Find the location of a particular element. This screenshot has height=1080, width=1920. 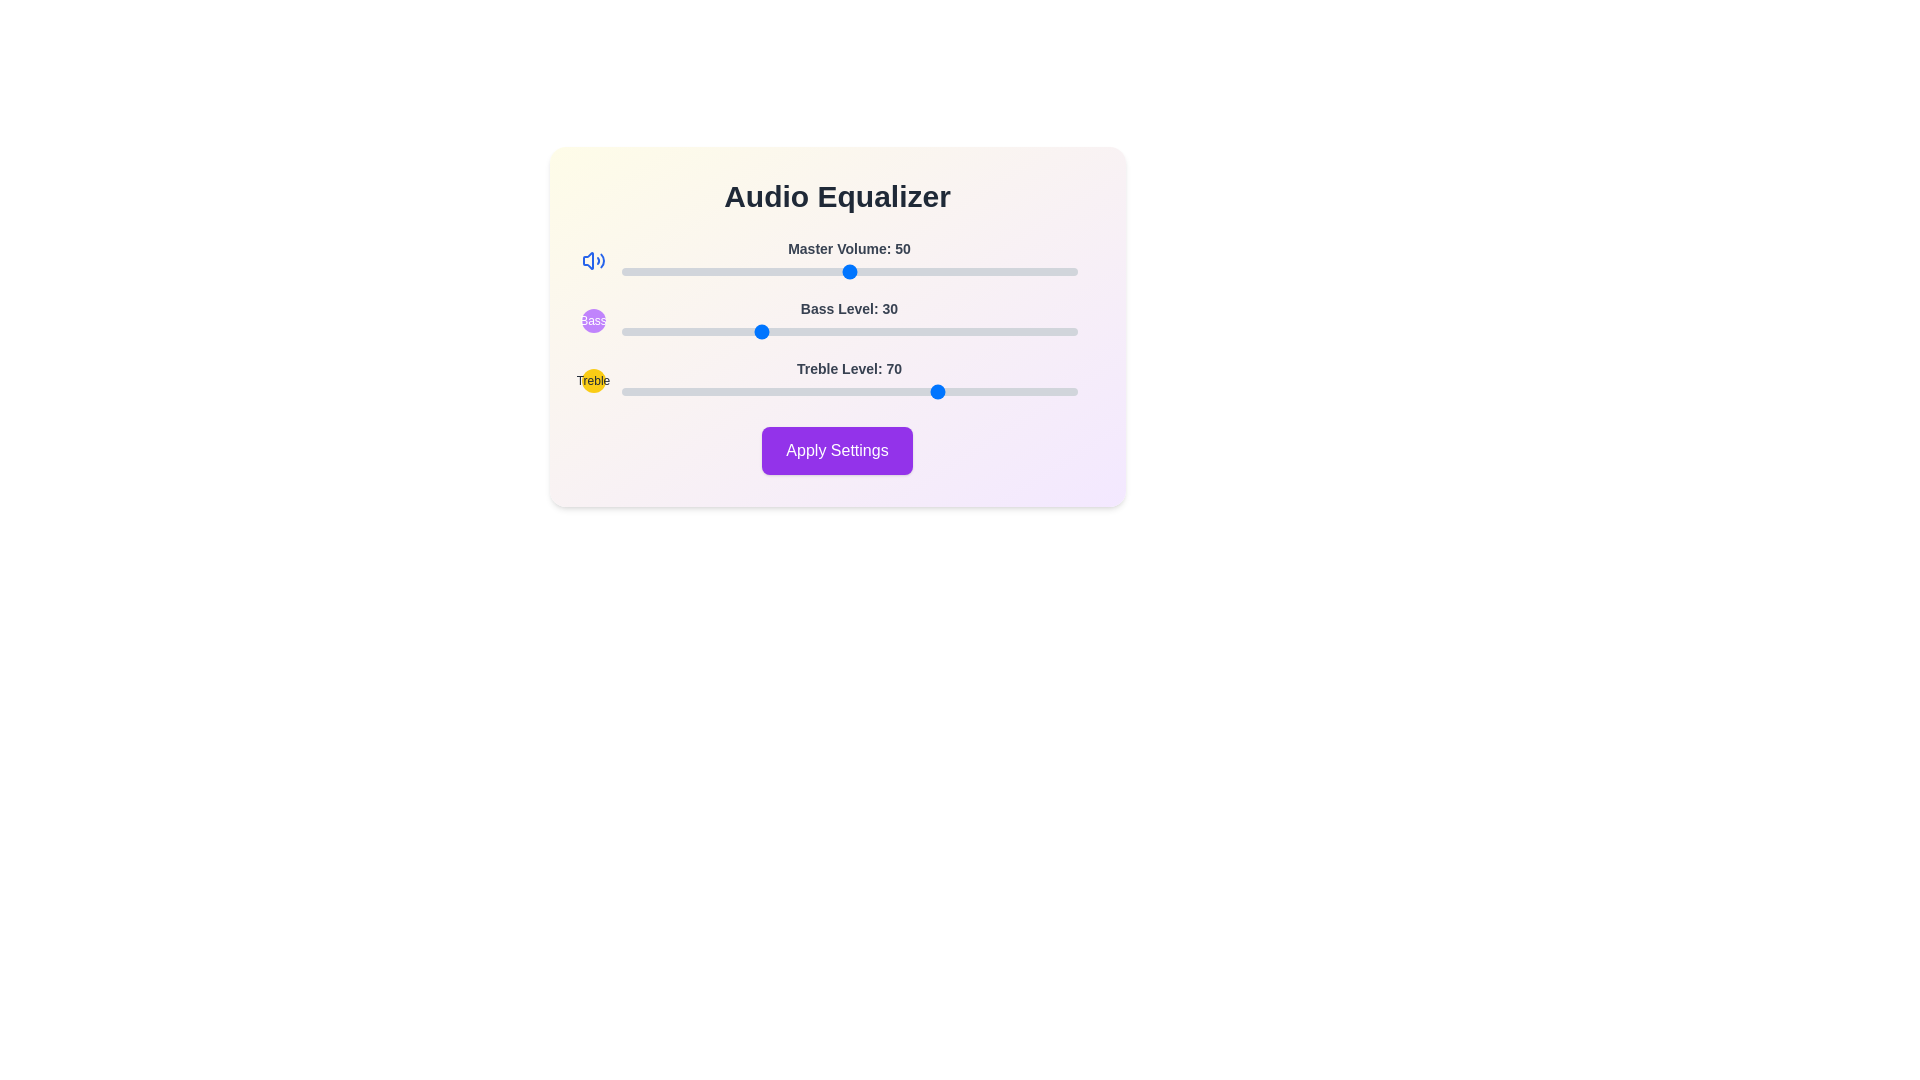

the master volume is located at coordinates (743, 272).